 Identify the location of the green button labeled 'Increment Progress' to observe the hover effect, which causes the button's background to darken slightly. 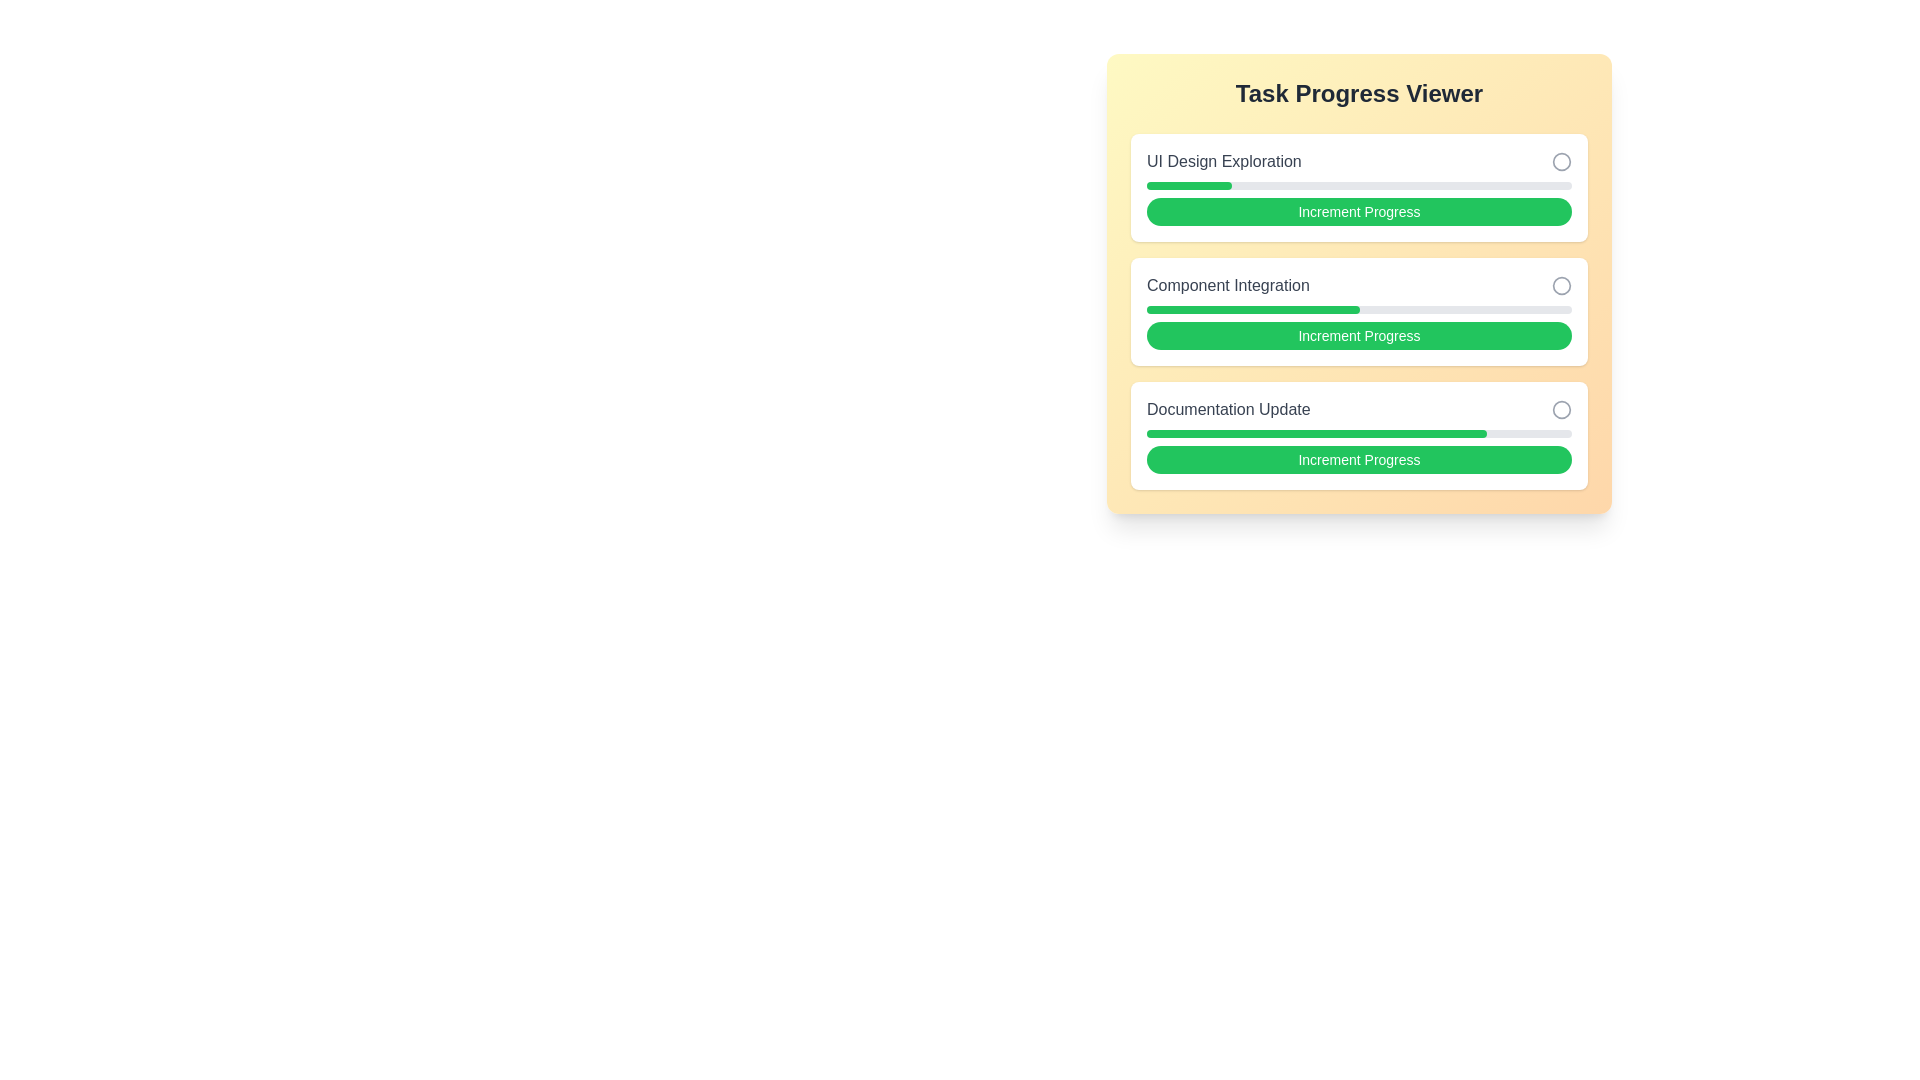
(1359, 459).